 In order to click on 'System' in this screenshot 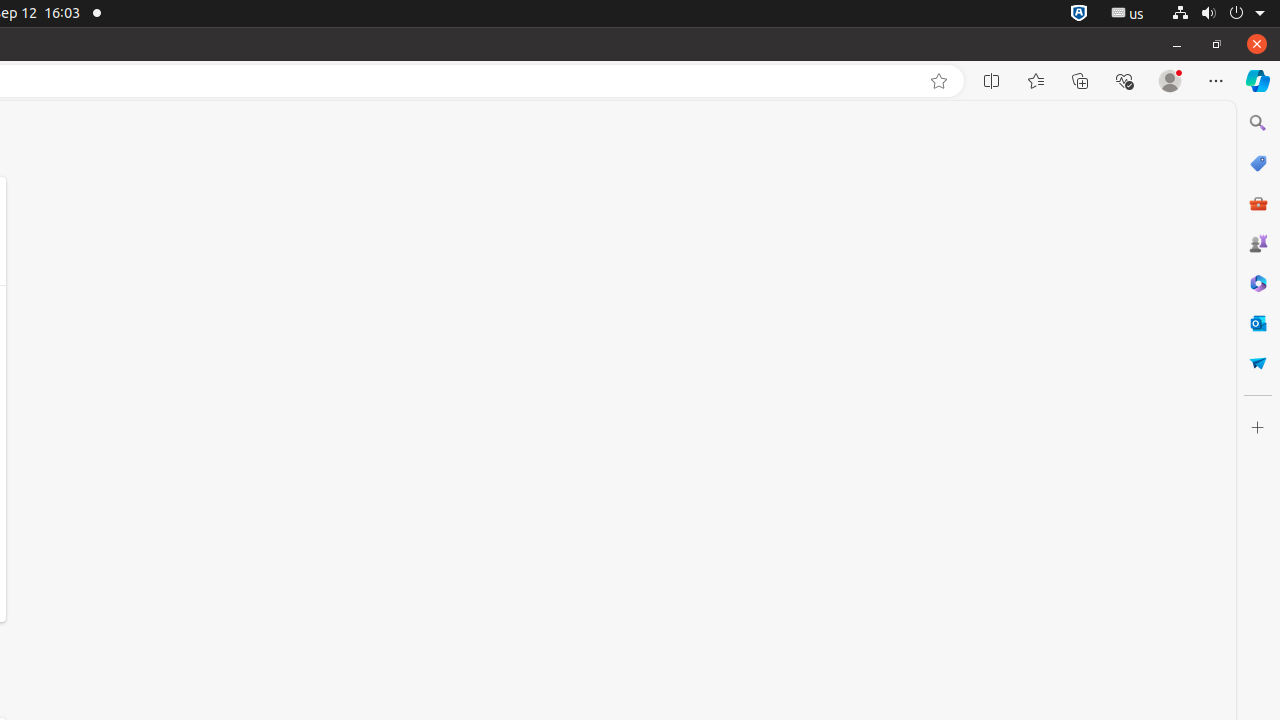, I will do `click(1217, 13)`.